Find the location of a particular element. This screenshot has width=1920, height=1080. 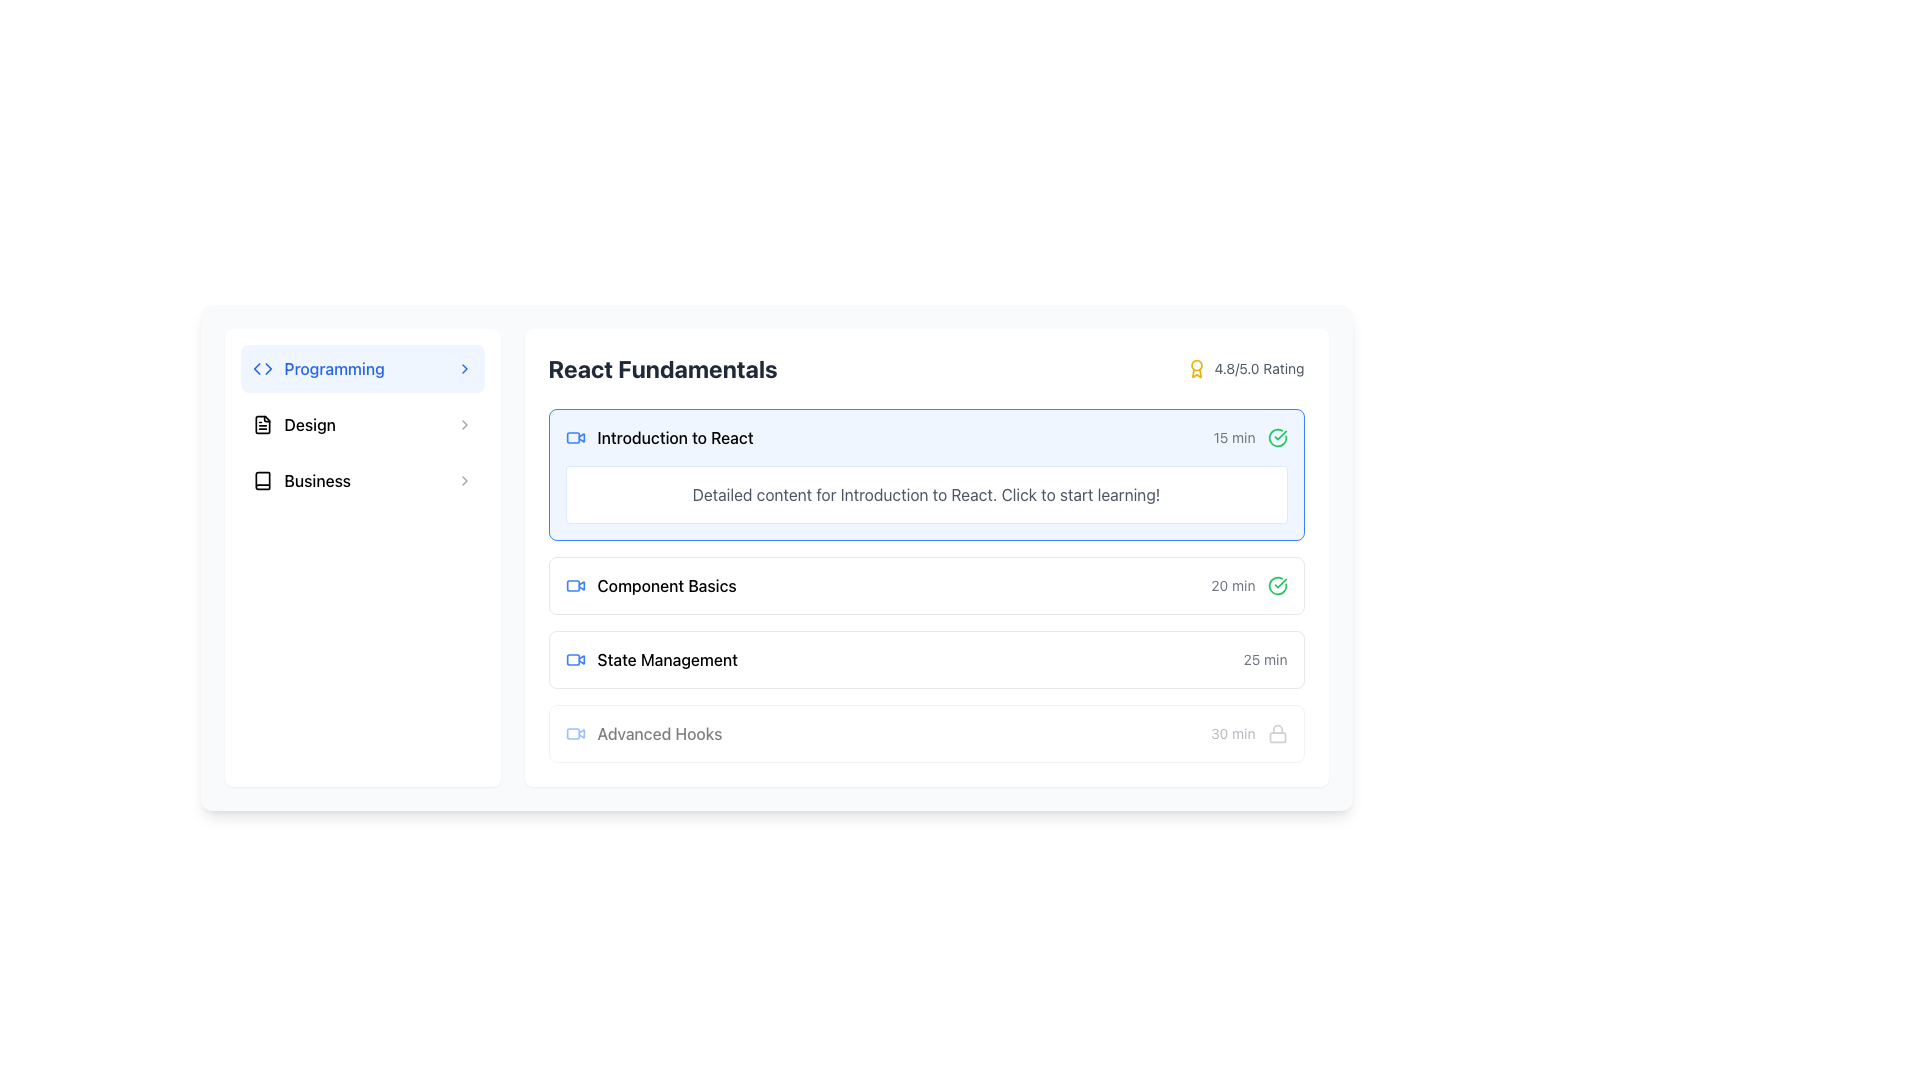

the 'Design' category icon located in the sidebar menu on the left-hand side of the interface is located at coordinates (261, 423).